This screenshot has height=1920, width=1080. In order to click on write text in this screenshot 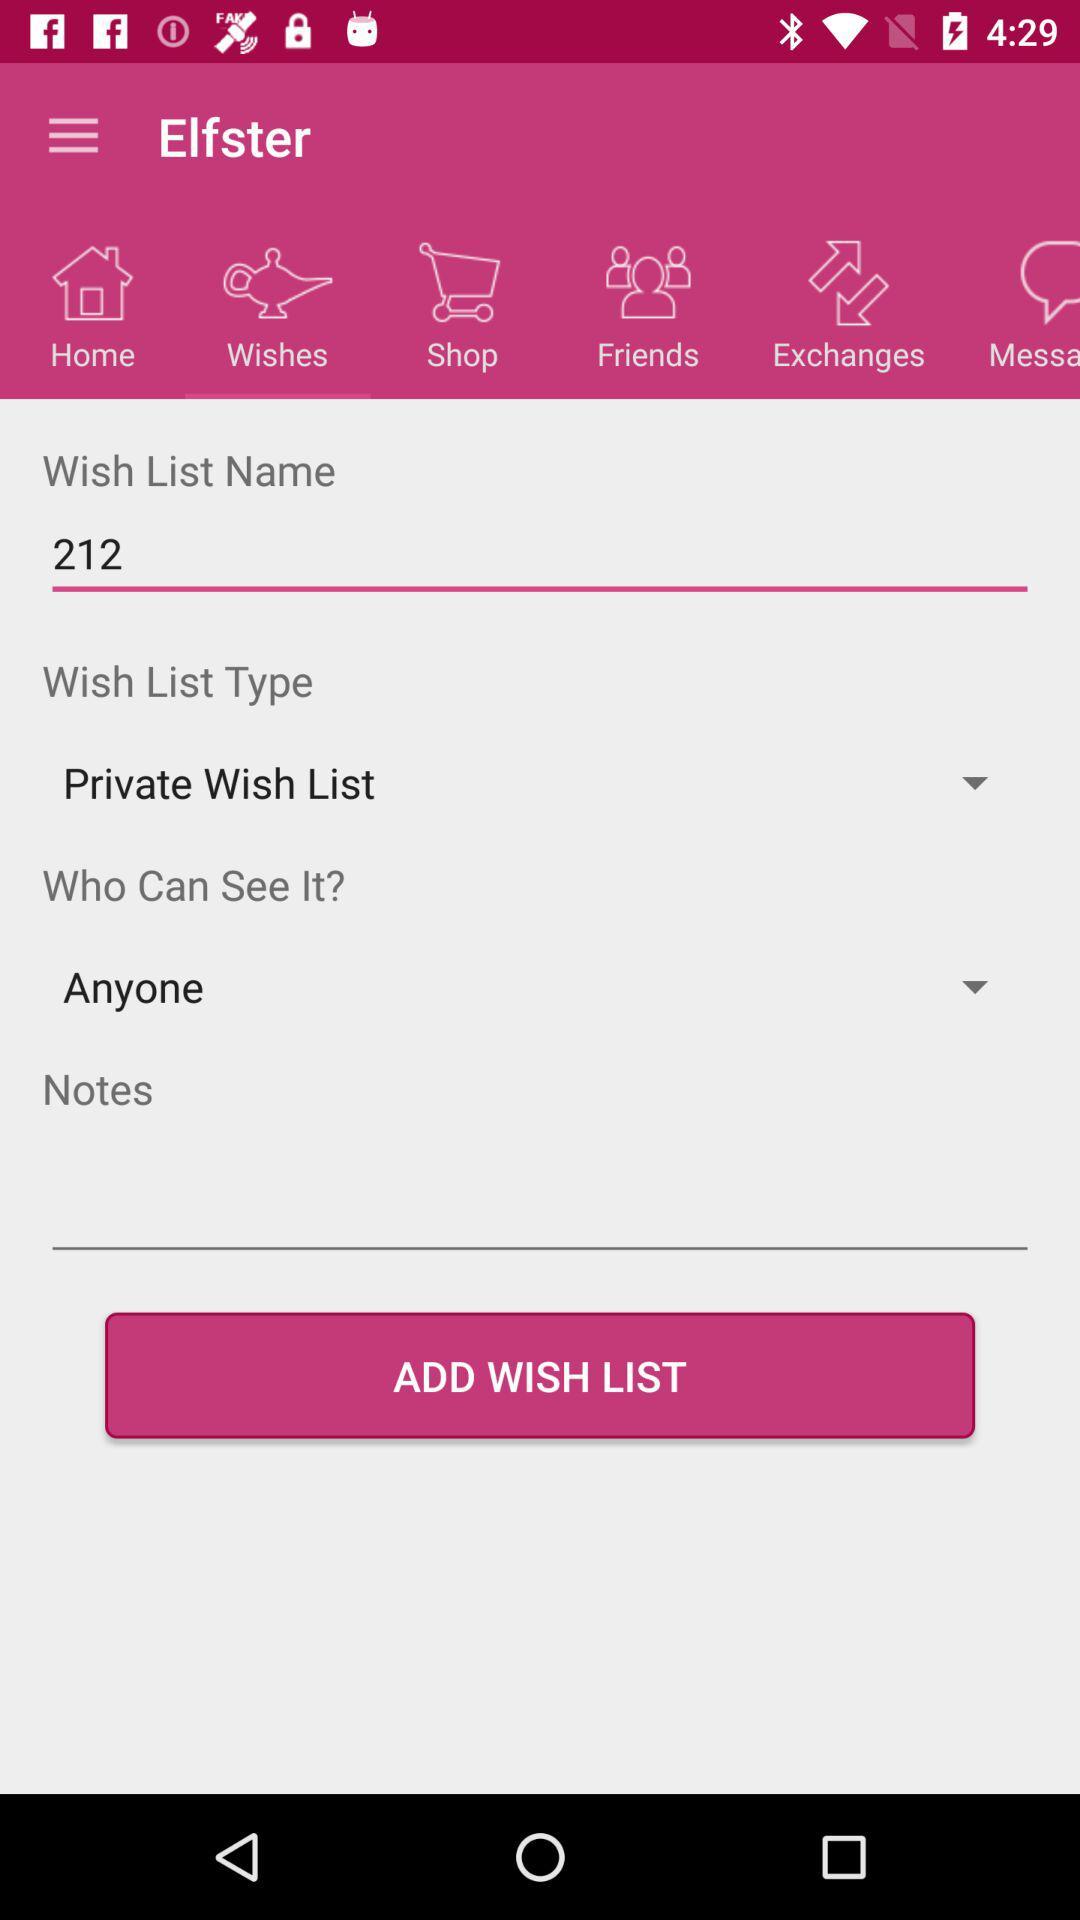, I will do `click(540, 1213)`.